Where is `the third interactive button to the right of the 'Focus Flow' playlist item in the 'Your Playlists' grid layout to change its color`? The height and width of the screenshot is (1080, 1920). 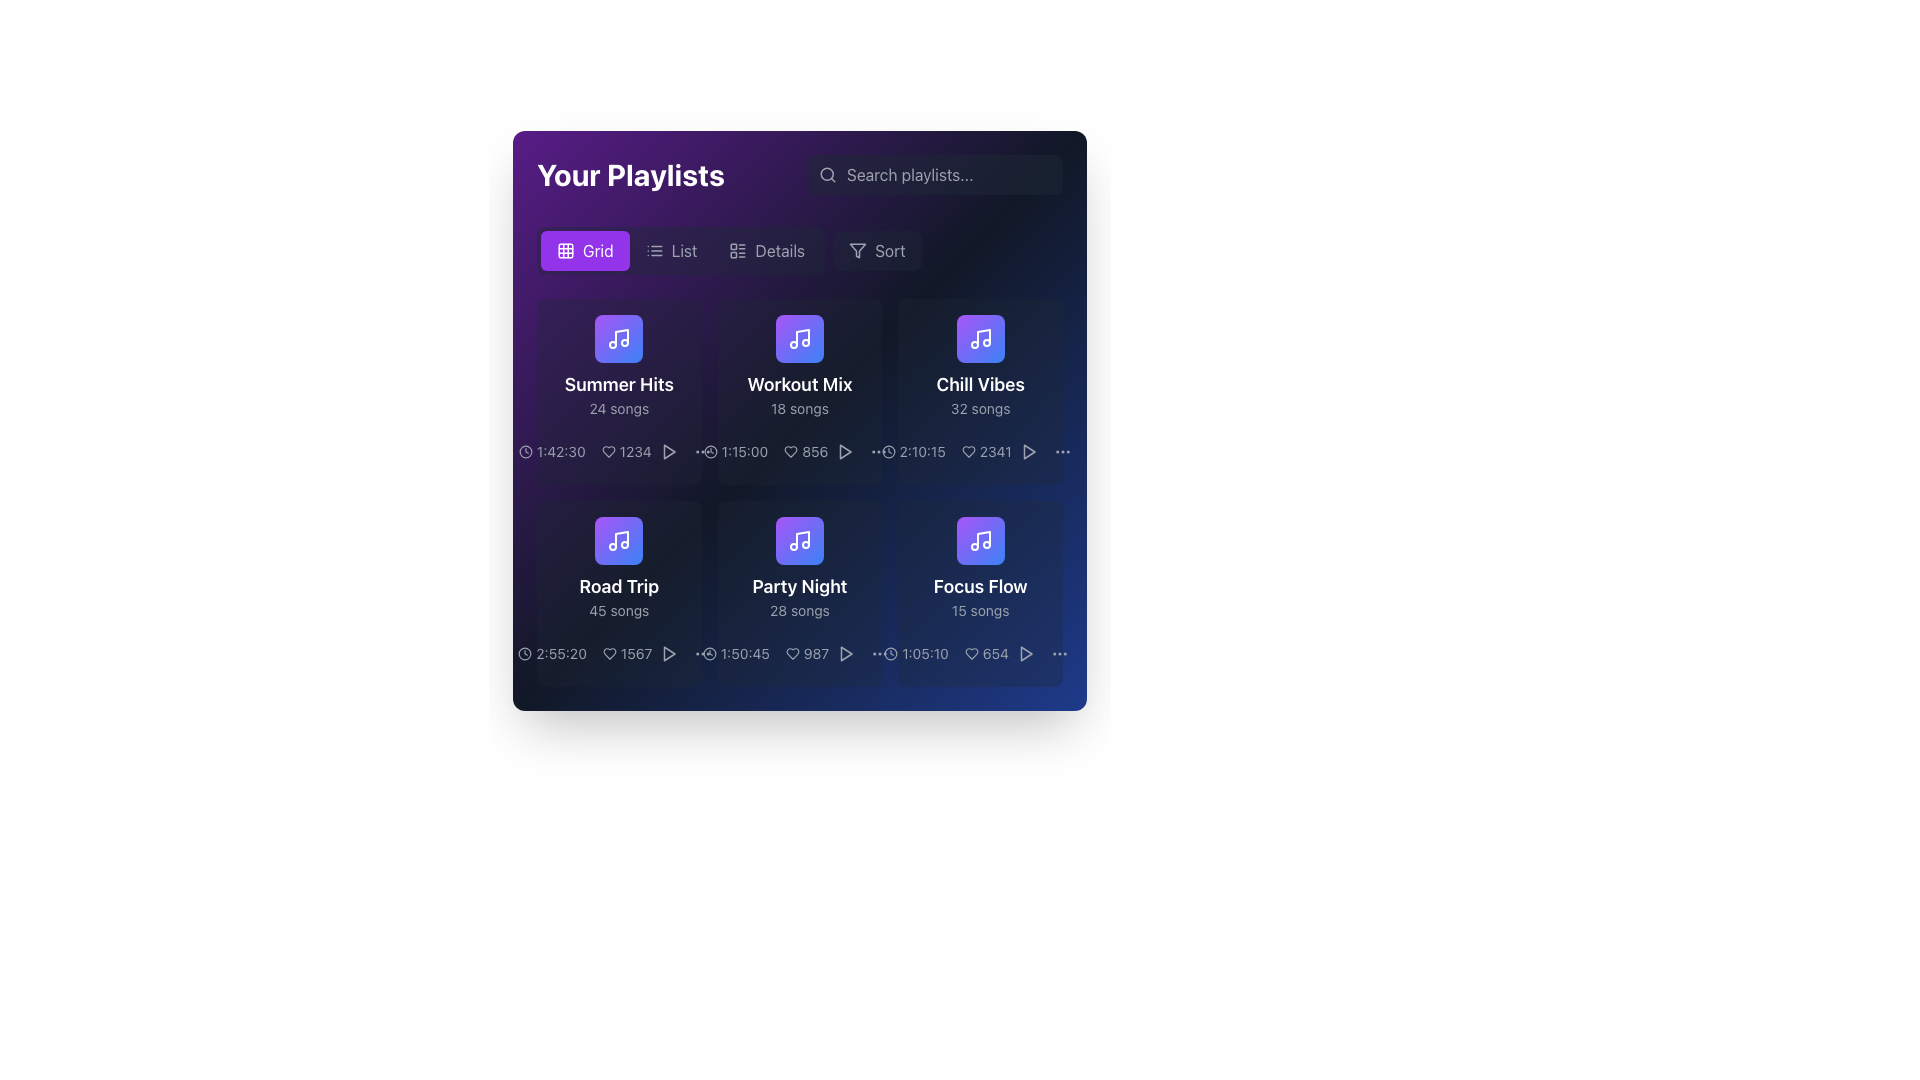 the third interactive button to the right of the 'Focus Flow' playlist item in the 'Your Playlists' grid layout to change its color is located at coordinates (1026, 654).